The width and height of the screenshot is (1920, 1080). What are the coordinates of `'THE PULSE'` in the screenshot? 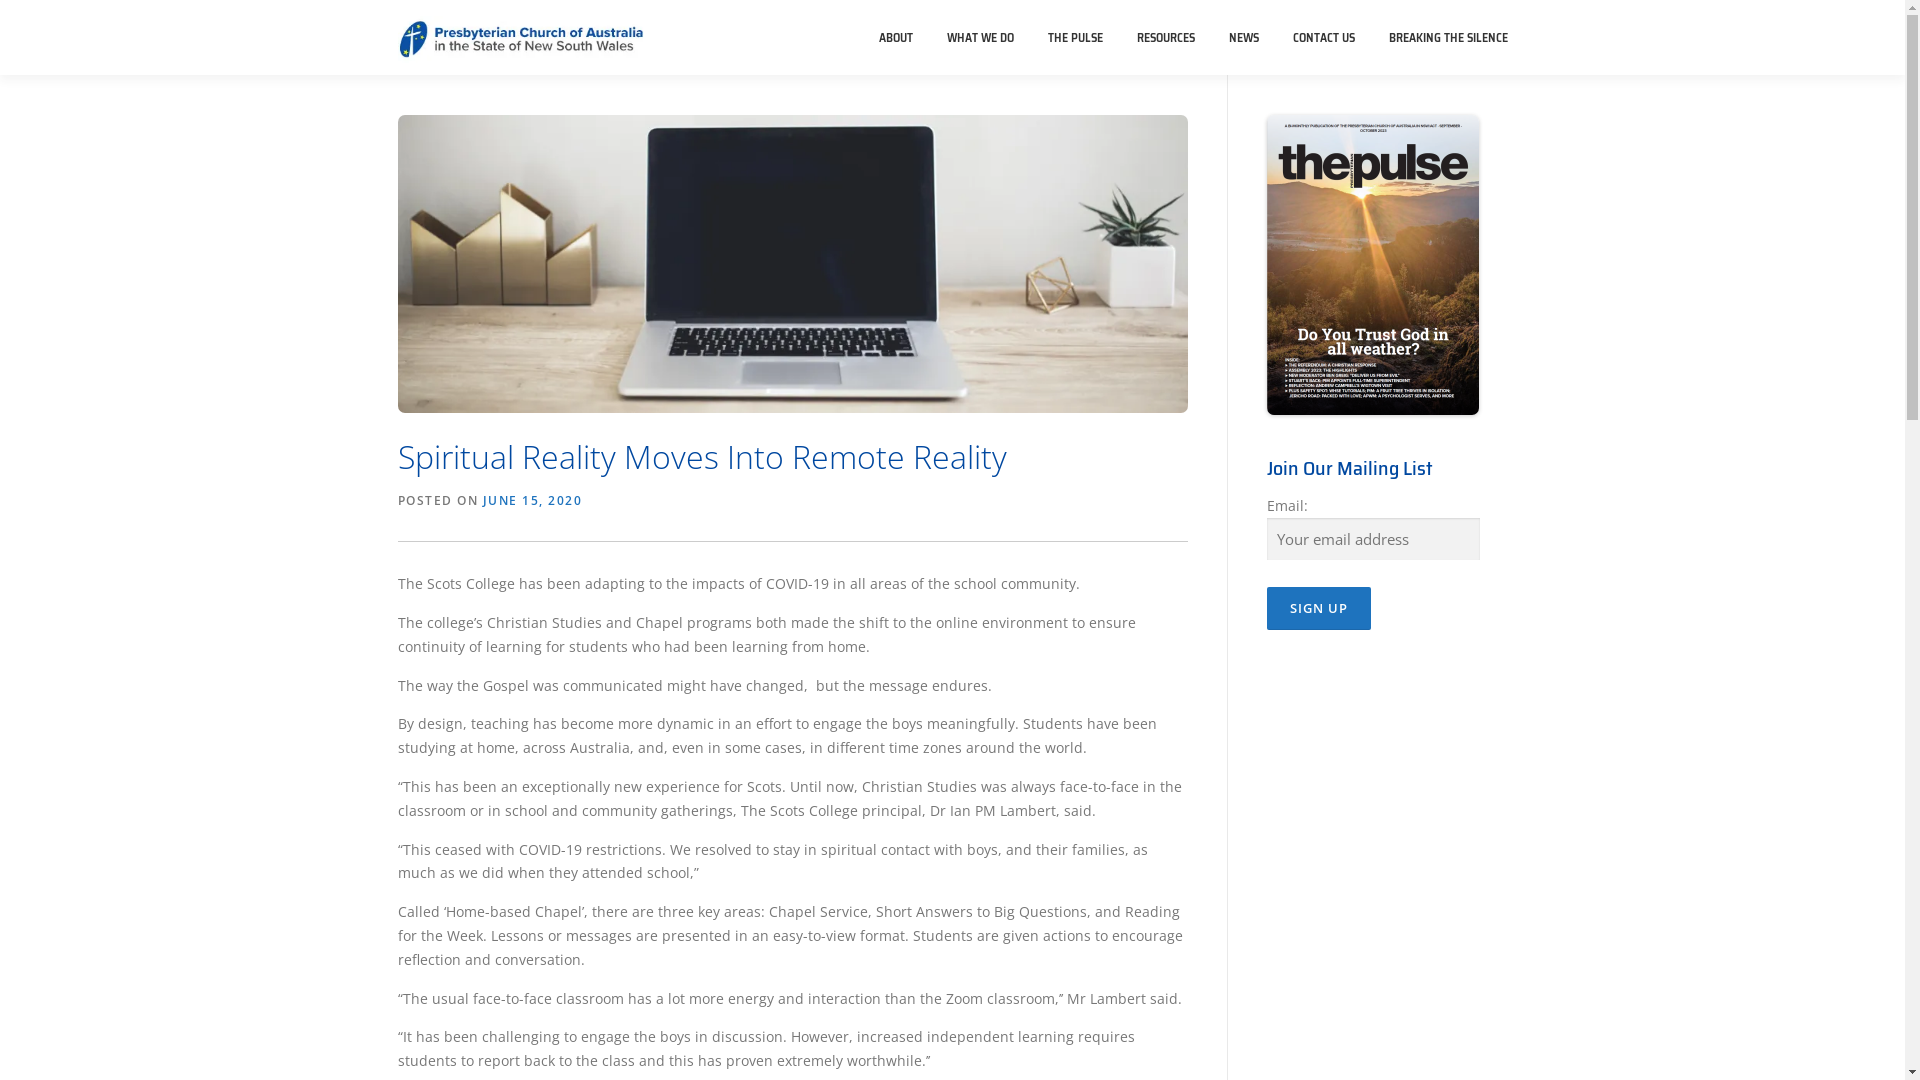 It's located at (1073, 37).